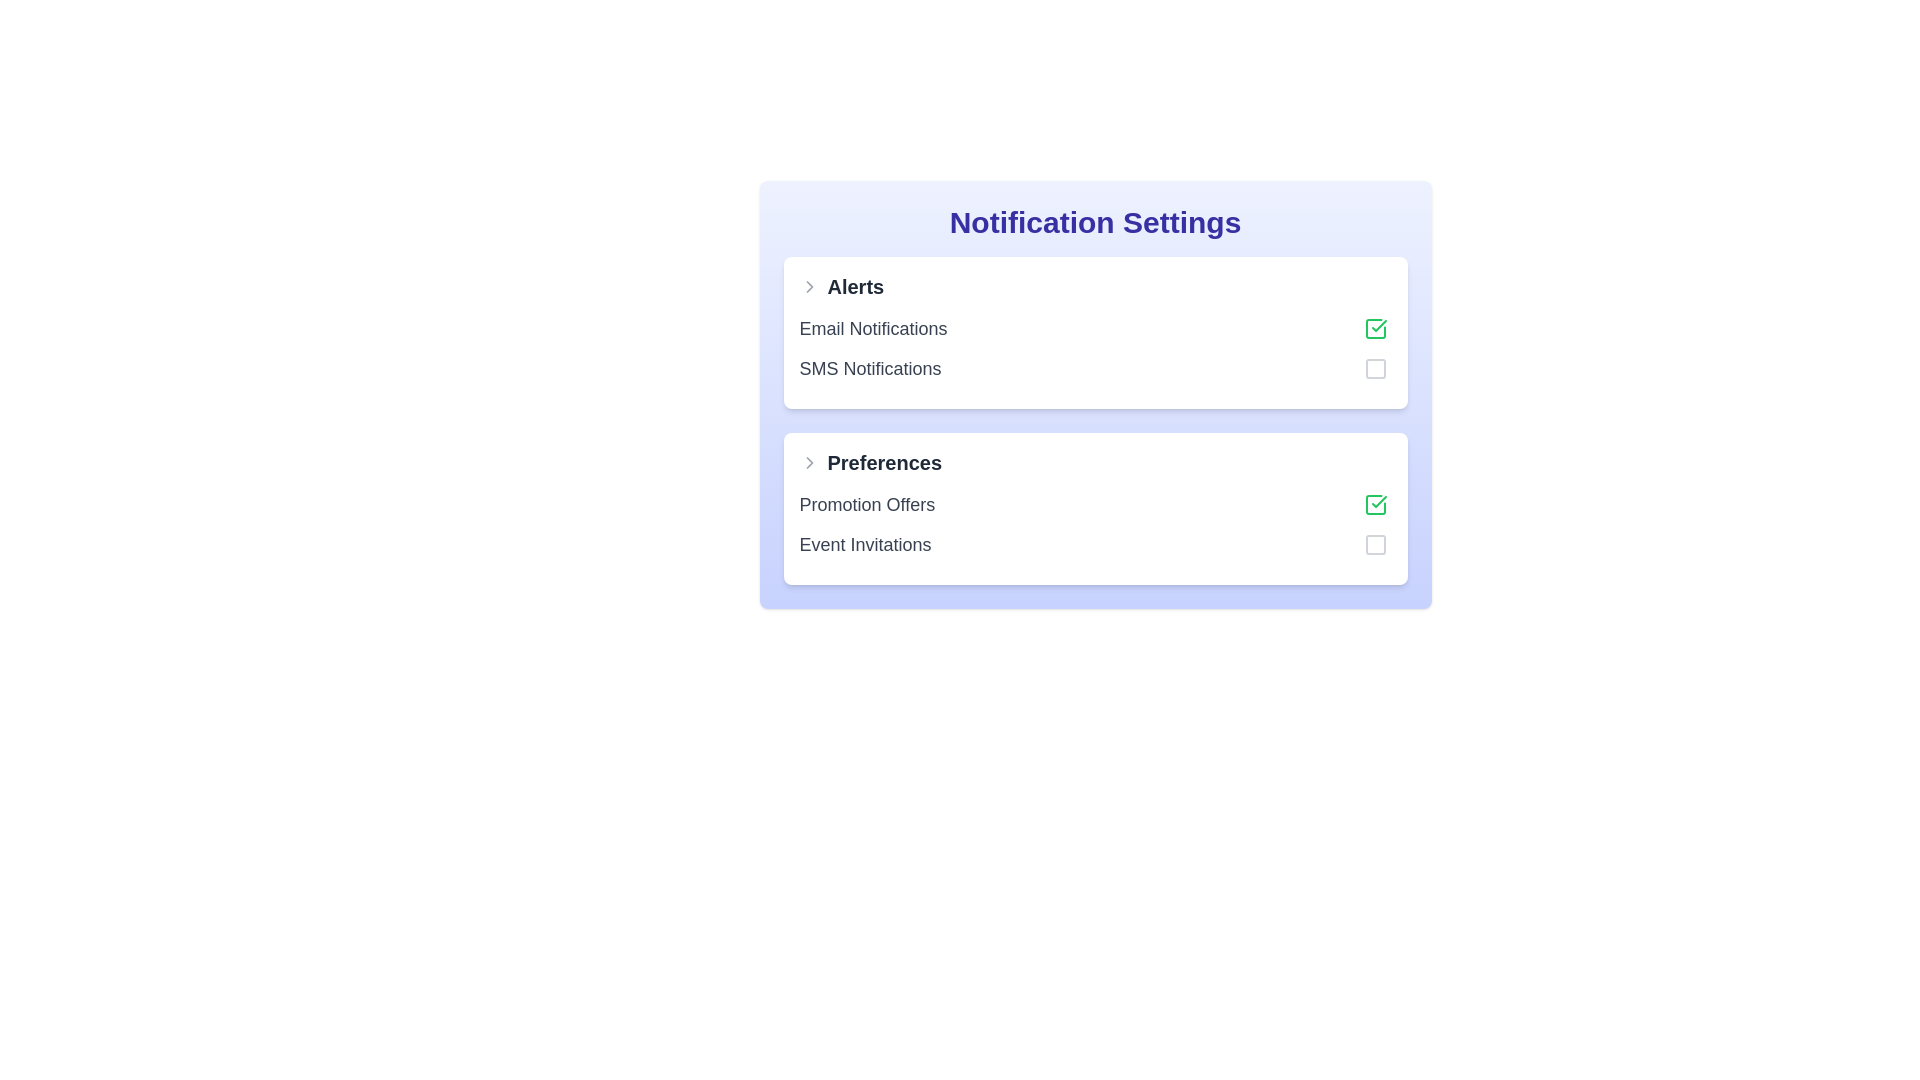 This screenshot has width=1920, height=1080. I want to click on the checkbox of the 'Promotion Offers' notification preference option, so click(1094, 523).